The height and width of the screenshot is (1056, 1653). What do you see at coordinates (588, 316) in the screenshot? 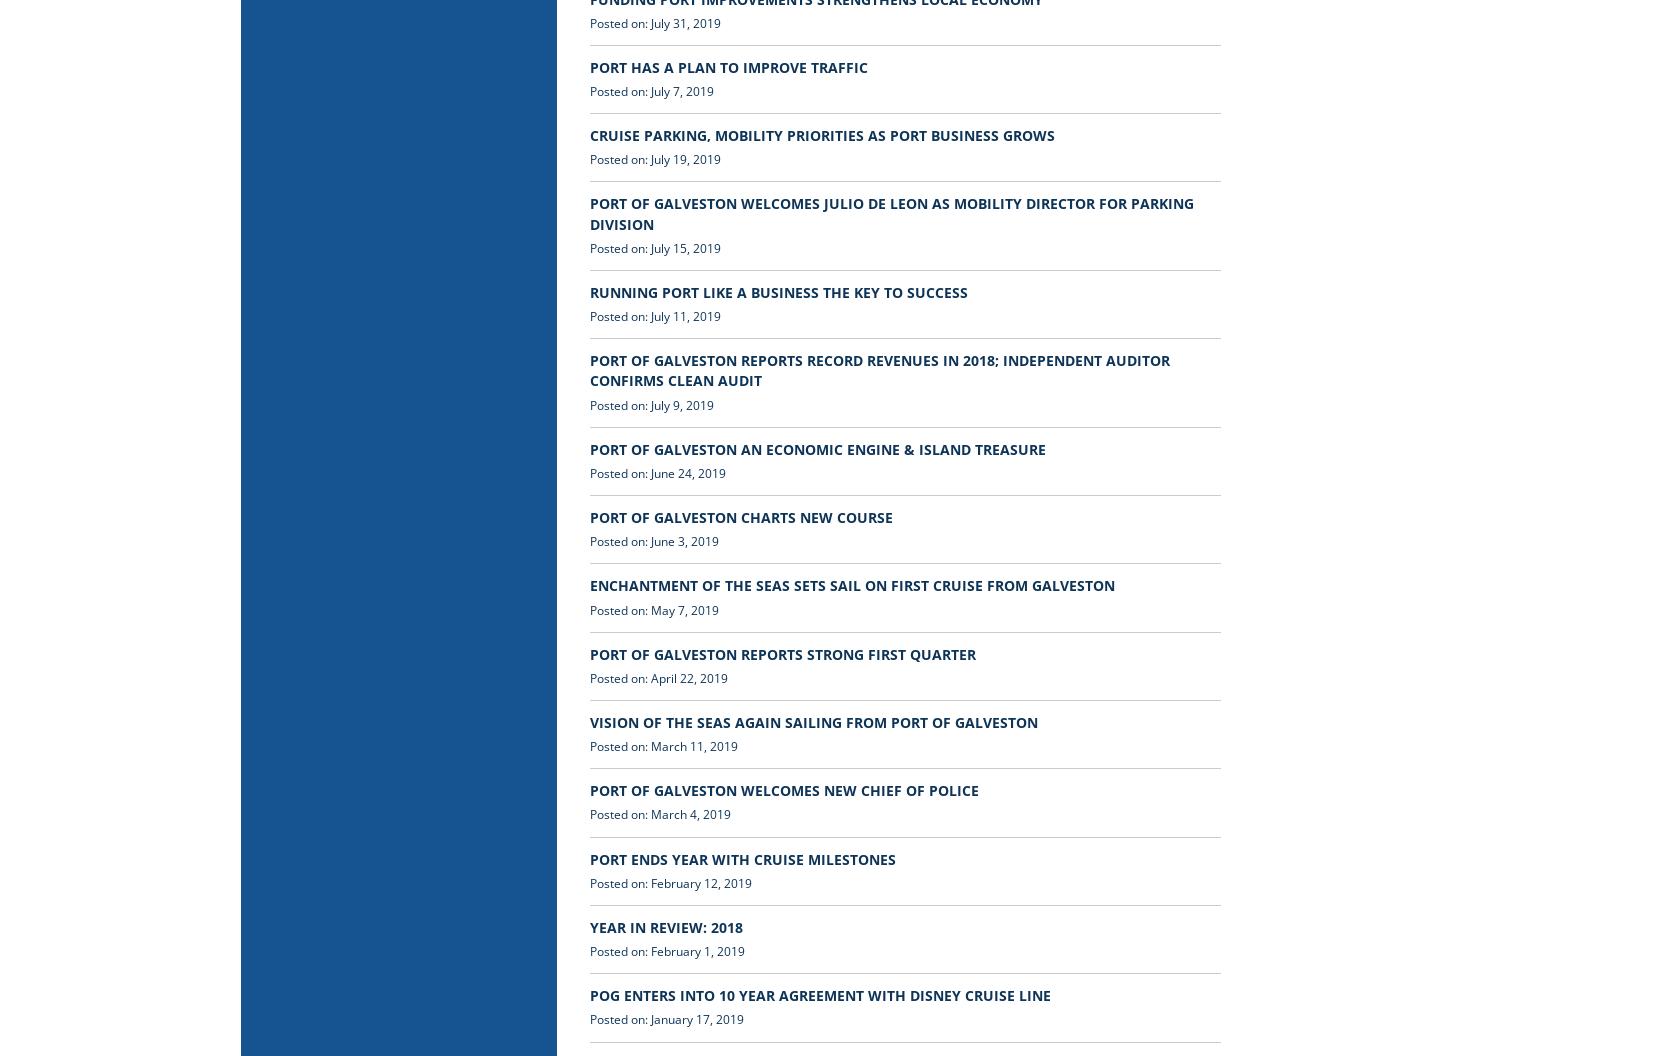
I see `'Posted on: July 11, 2019'` at bounding box center [588, 316].